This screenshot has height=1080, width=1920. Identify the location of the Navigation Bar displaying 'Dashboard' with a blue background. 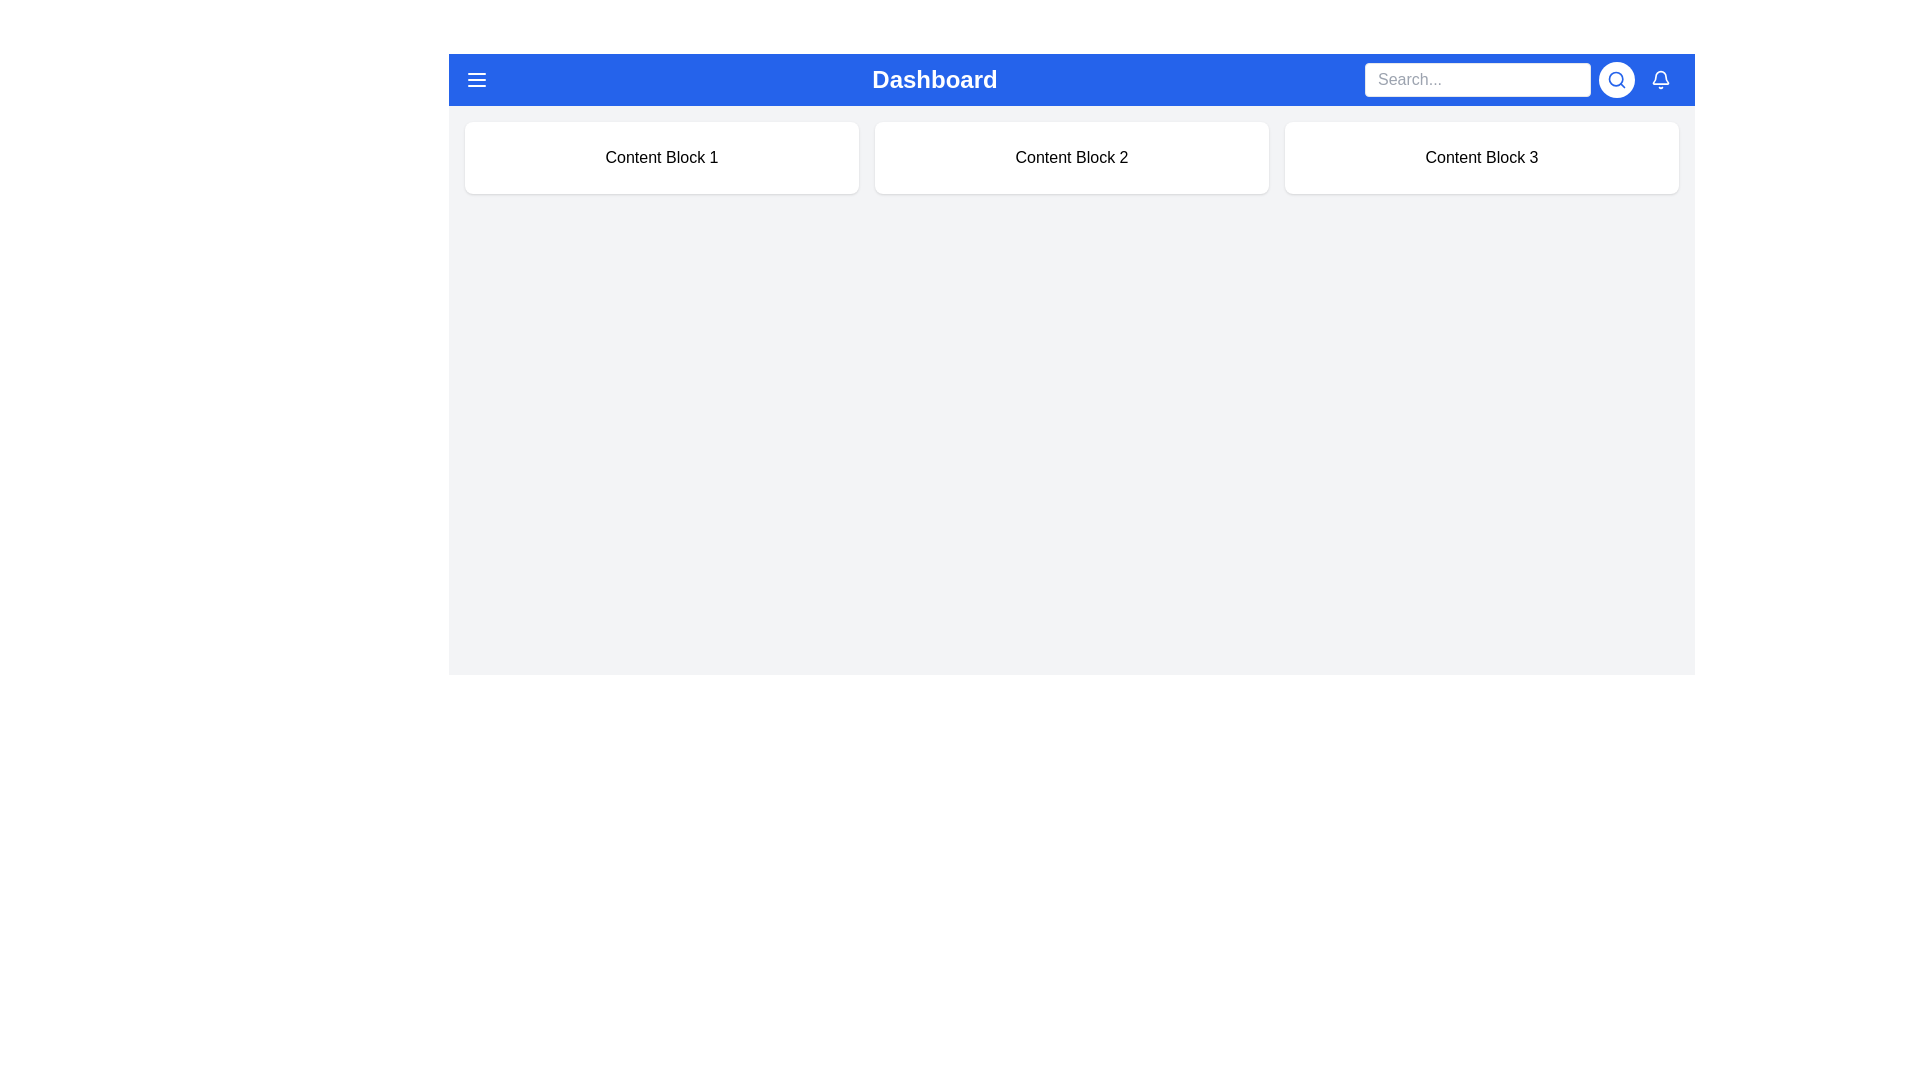
(1070, 79).